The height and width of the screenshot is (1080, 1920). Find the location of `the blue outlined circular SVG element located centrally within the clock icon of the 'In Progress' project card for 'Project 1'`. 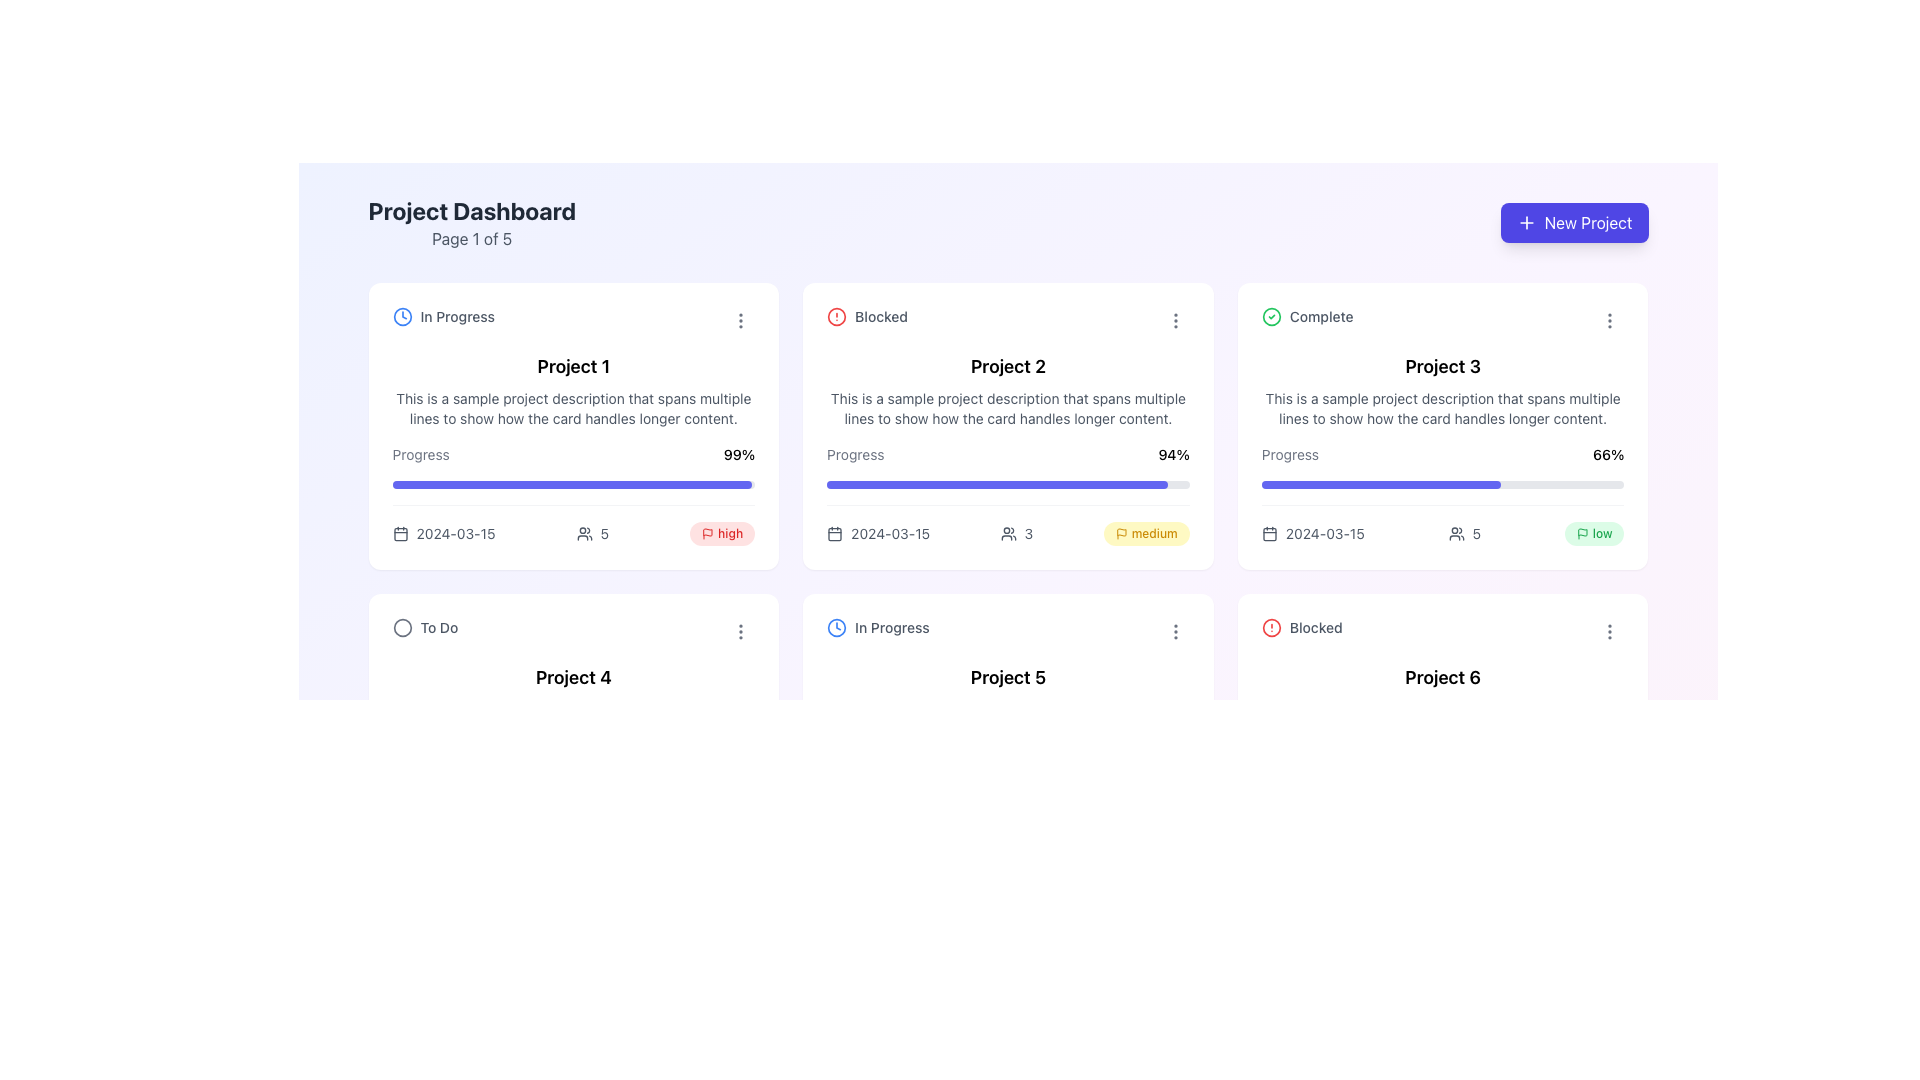

the blue outlined circular SVG element located centrally within the clock icon of the 'In Progress' project card for 'Project 1' is located at coordinates (837, 627).